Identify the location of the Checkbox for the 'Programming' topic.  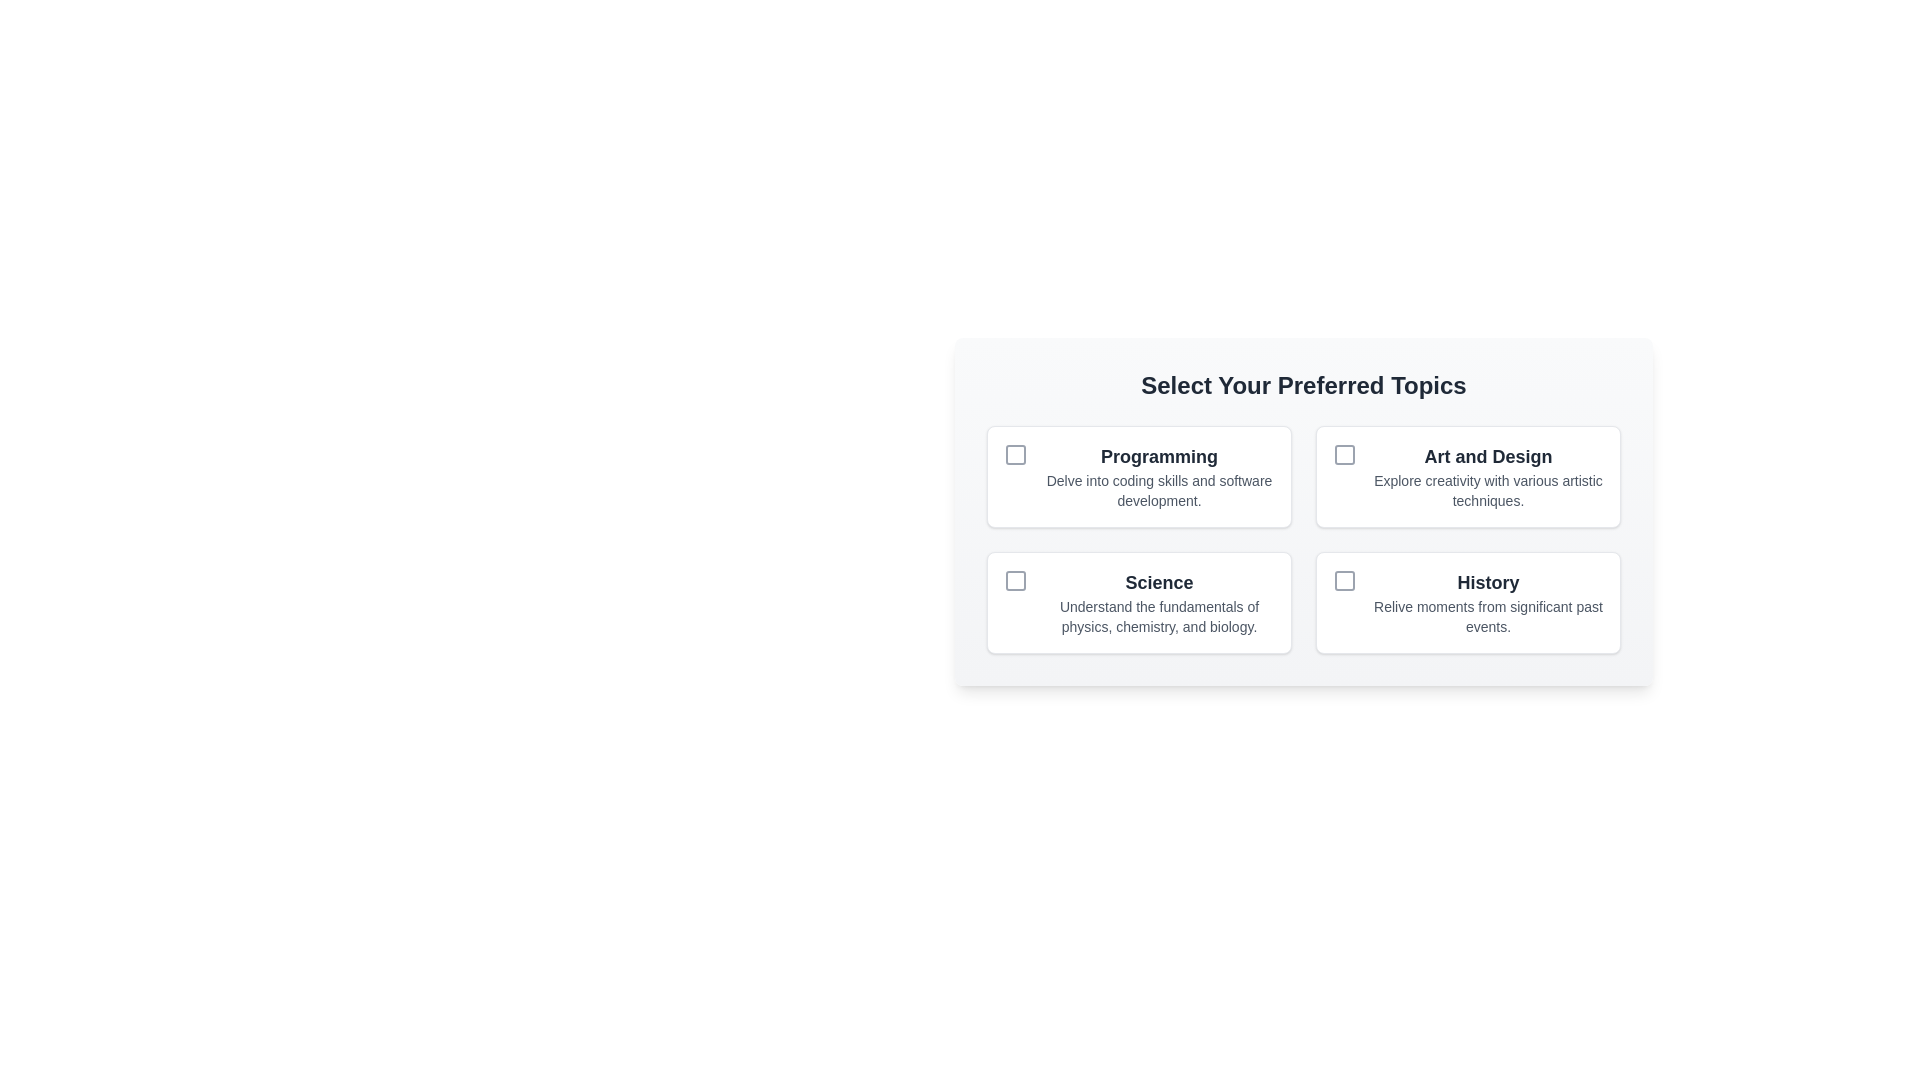
(1016, 455).